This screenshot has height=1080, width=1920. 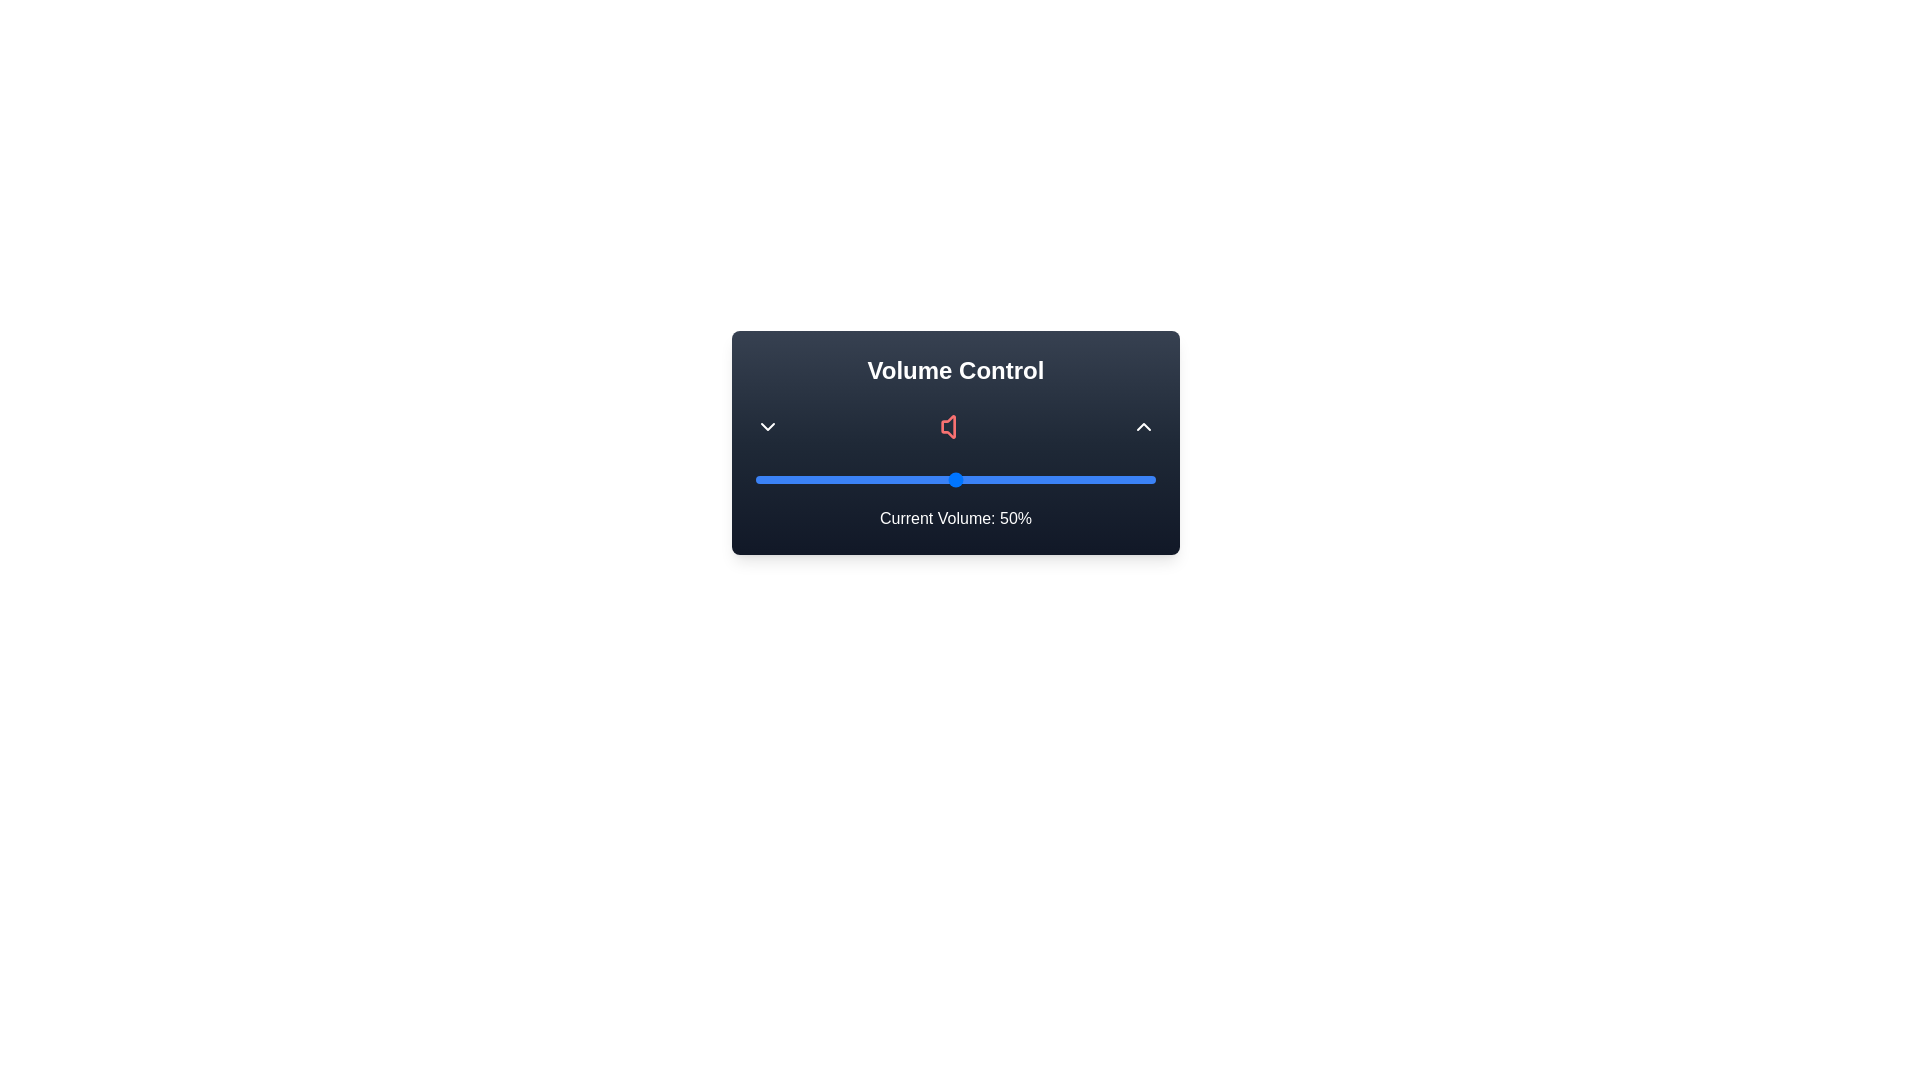 I want to click on down arrow button to decrease the volume, so click(x=767, y=426).